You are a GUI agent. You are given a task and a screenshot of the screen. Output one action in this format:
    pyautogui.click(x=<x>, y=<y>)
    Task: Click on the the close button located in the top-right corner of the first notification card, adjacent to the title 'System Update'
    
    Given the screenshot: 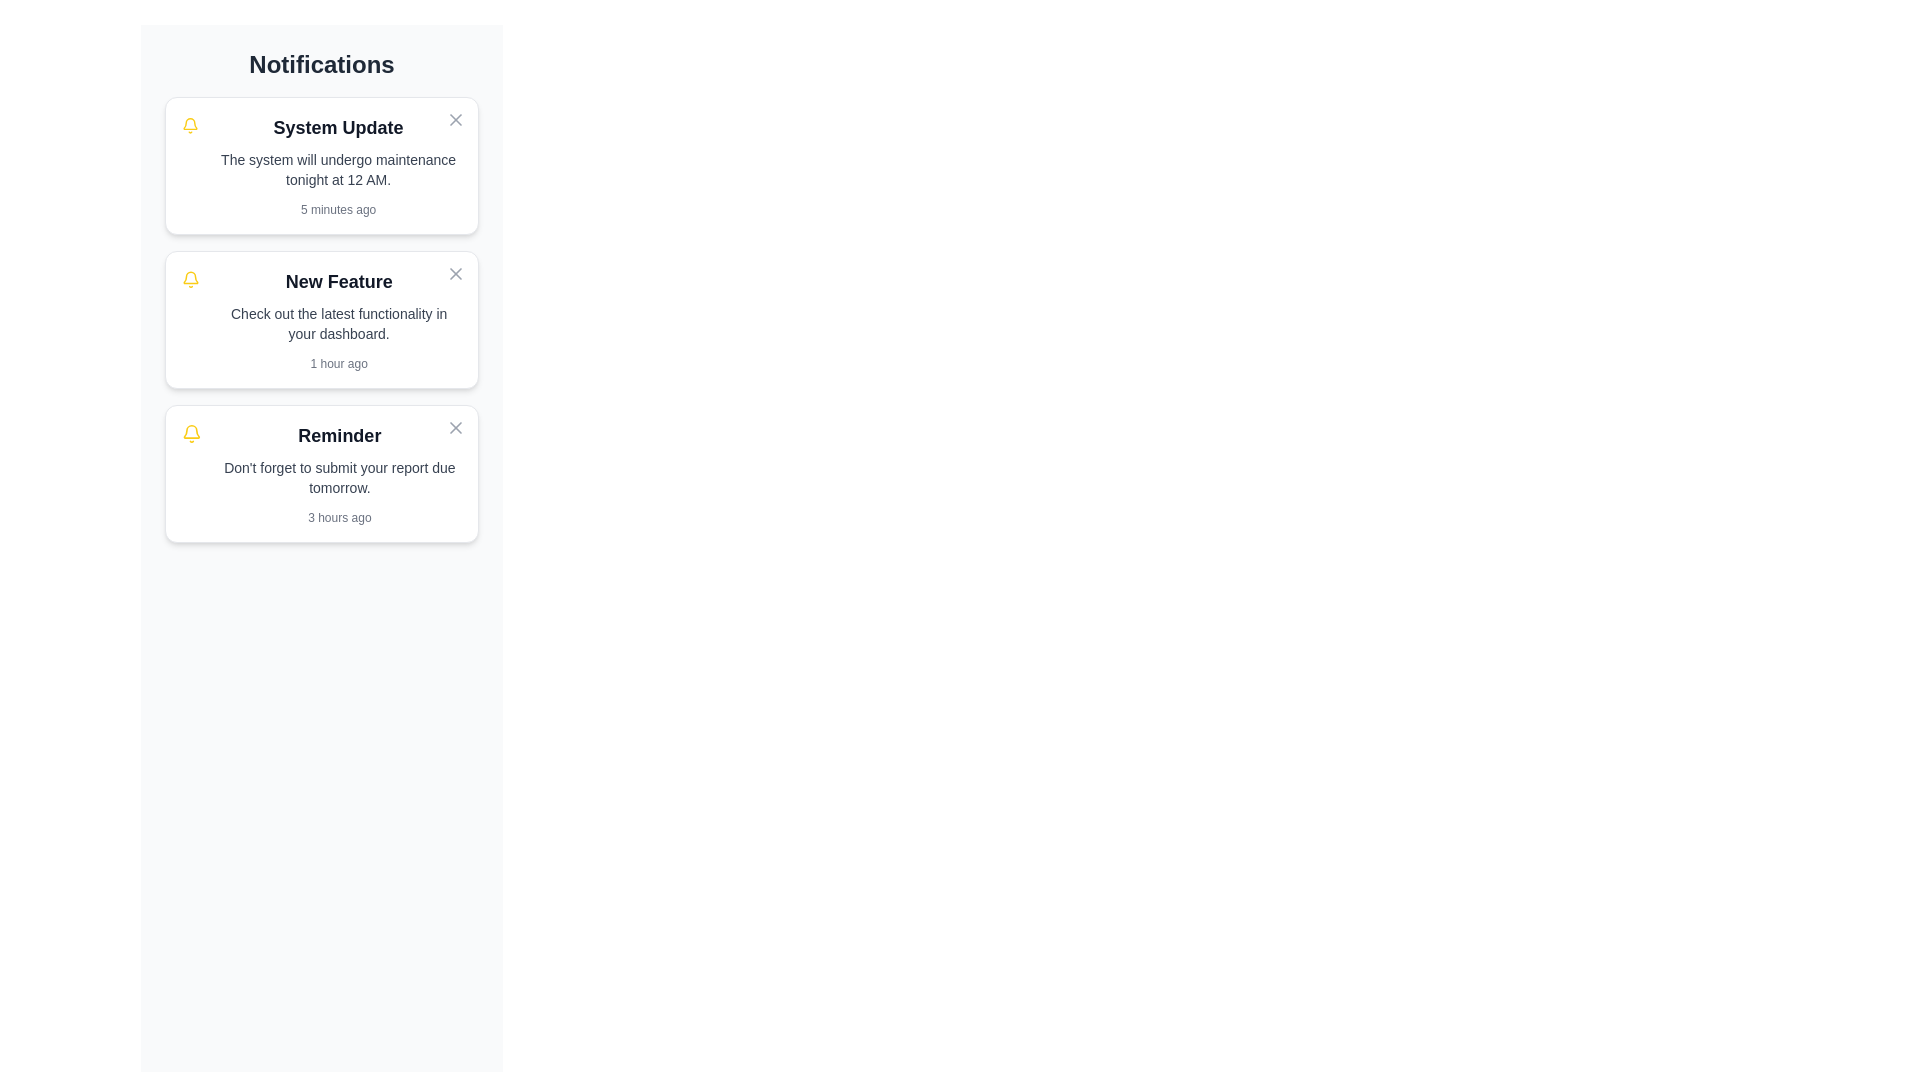 What is the action you would take?
    pyautogui.click(x=455, y=119)
    